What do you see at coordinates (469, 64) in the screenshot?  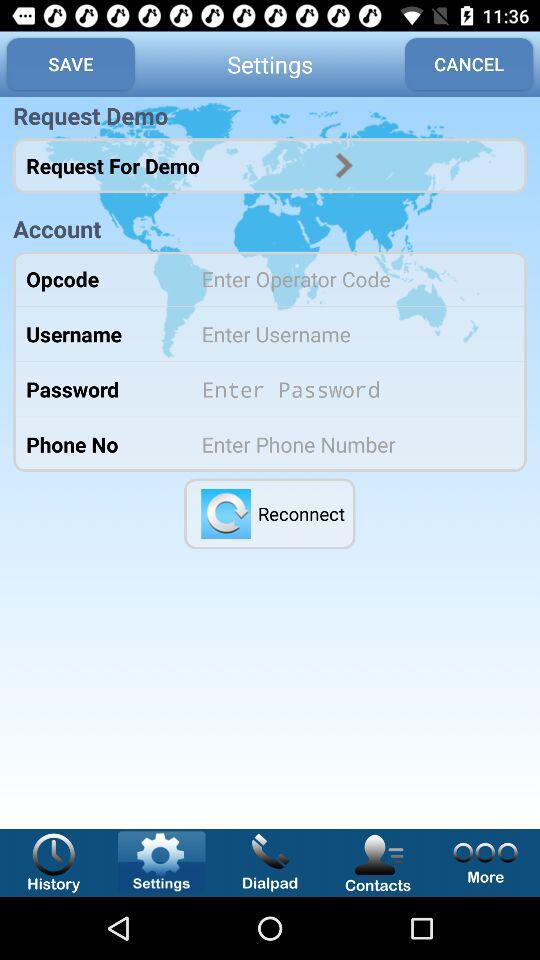 I see `icon to the right of the settings app` at bounding box center [469, 64].